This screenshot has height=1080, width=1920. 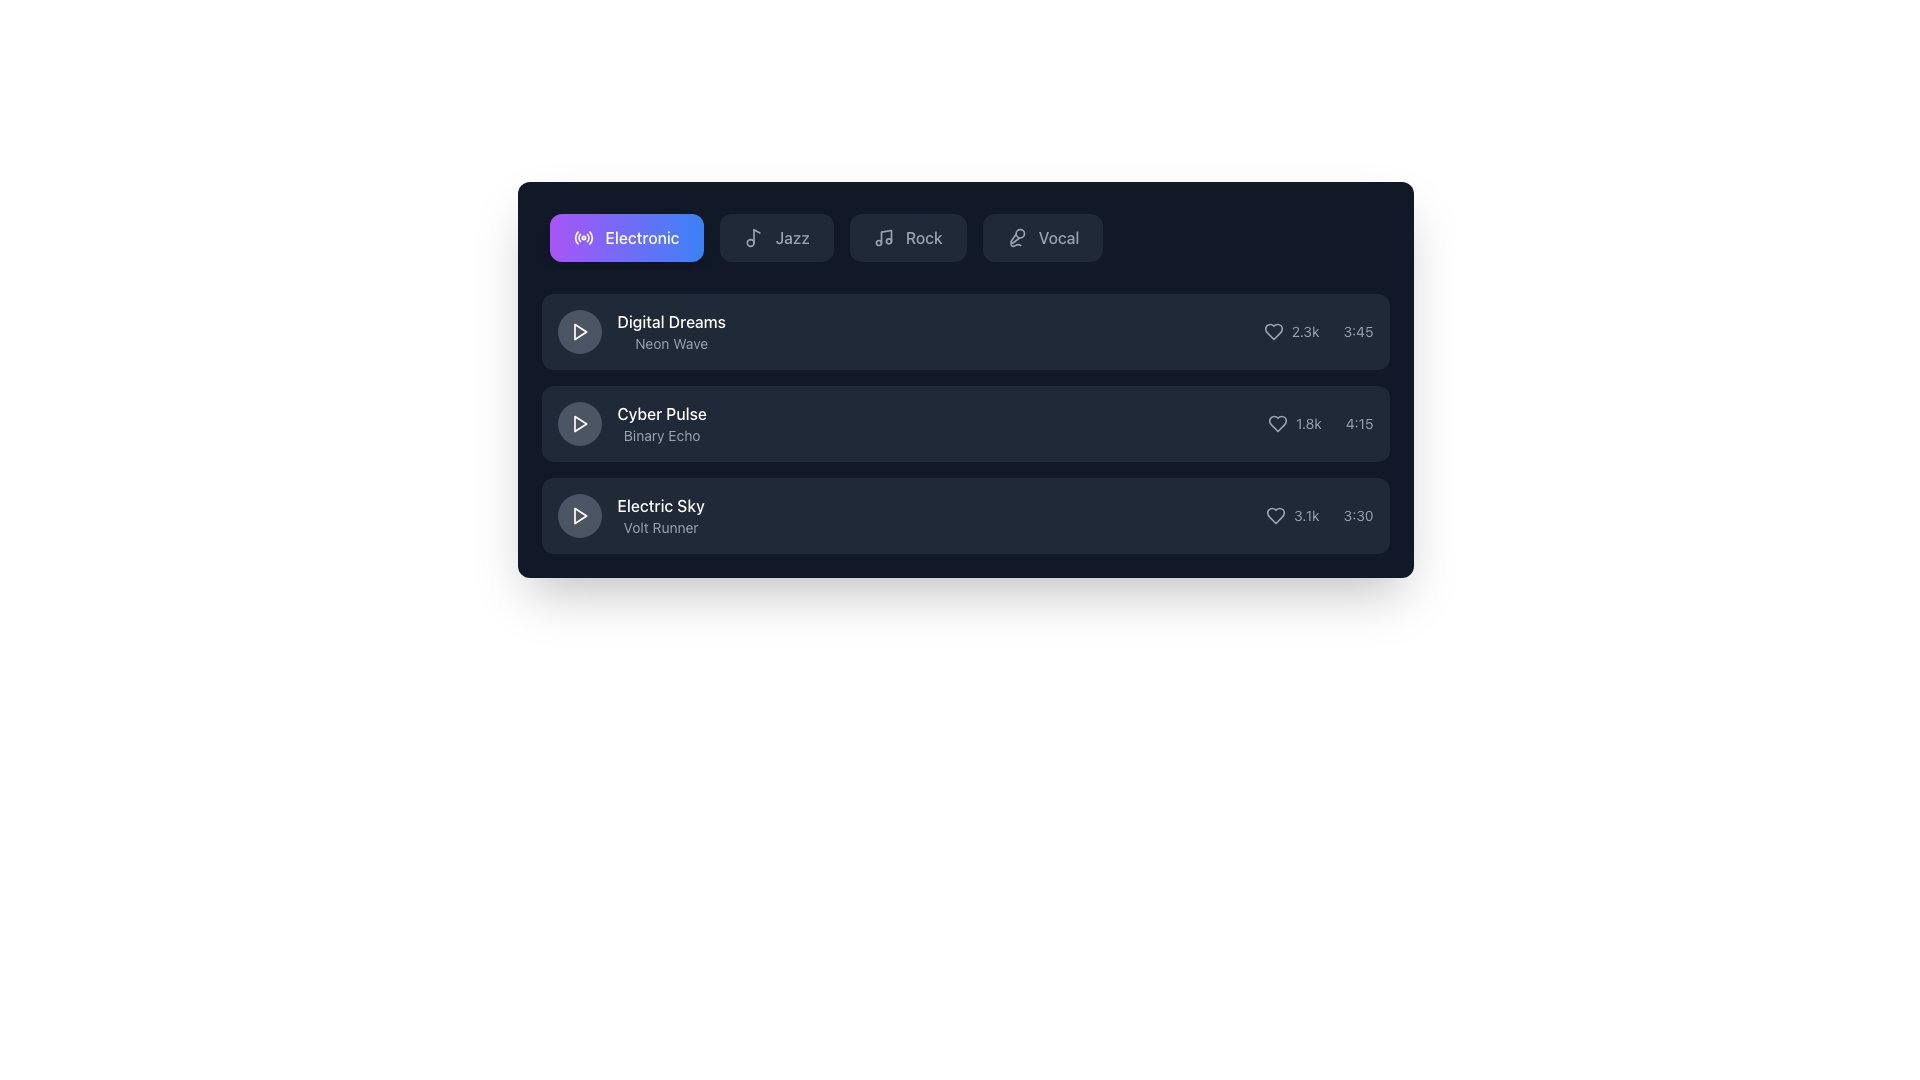 What do you see at coordinates (1306, 515) in the screenshot?
I see `numeric text value '3.1k' displayed to the right of the heart icon for the song 'Electric Sky' by 'Volt Runner'` at bounding box center [1306, 515].